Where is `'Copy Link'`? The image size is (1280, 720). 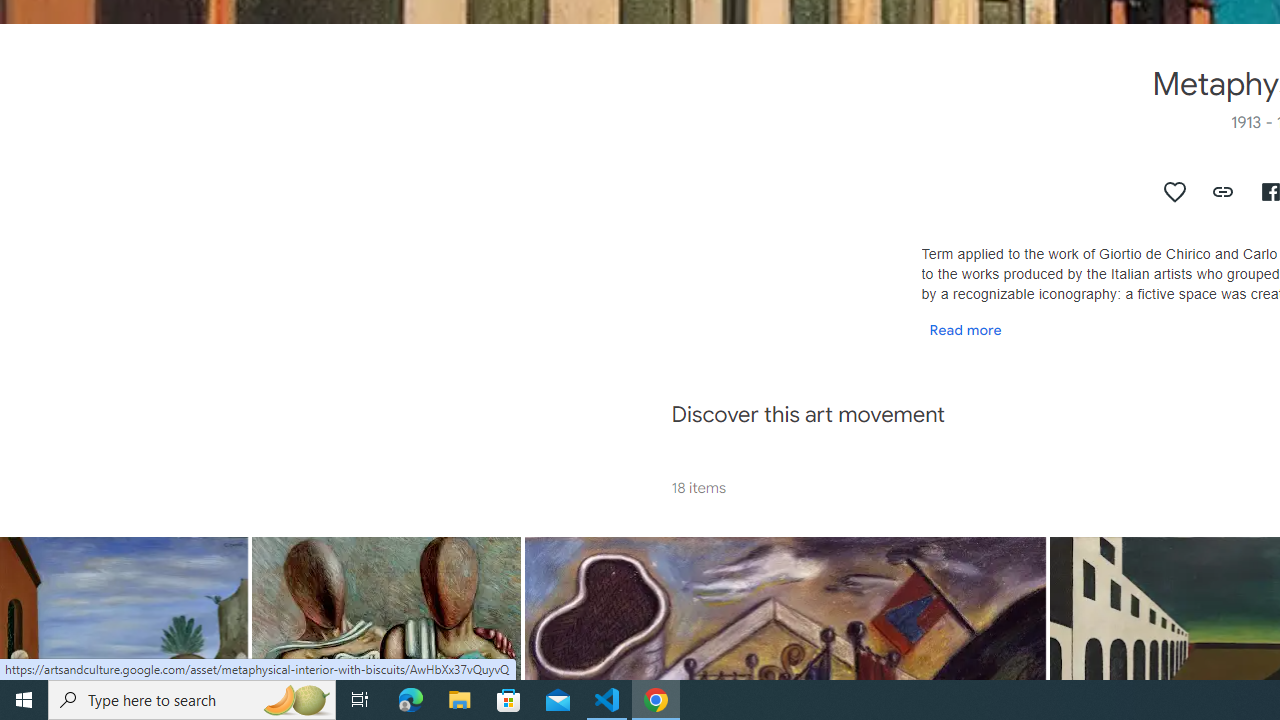 'Copy Link' is located at coordinates (1222, 191).